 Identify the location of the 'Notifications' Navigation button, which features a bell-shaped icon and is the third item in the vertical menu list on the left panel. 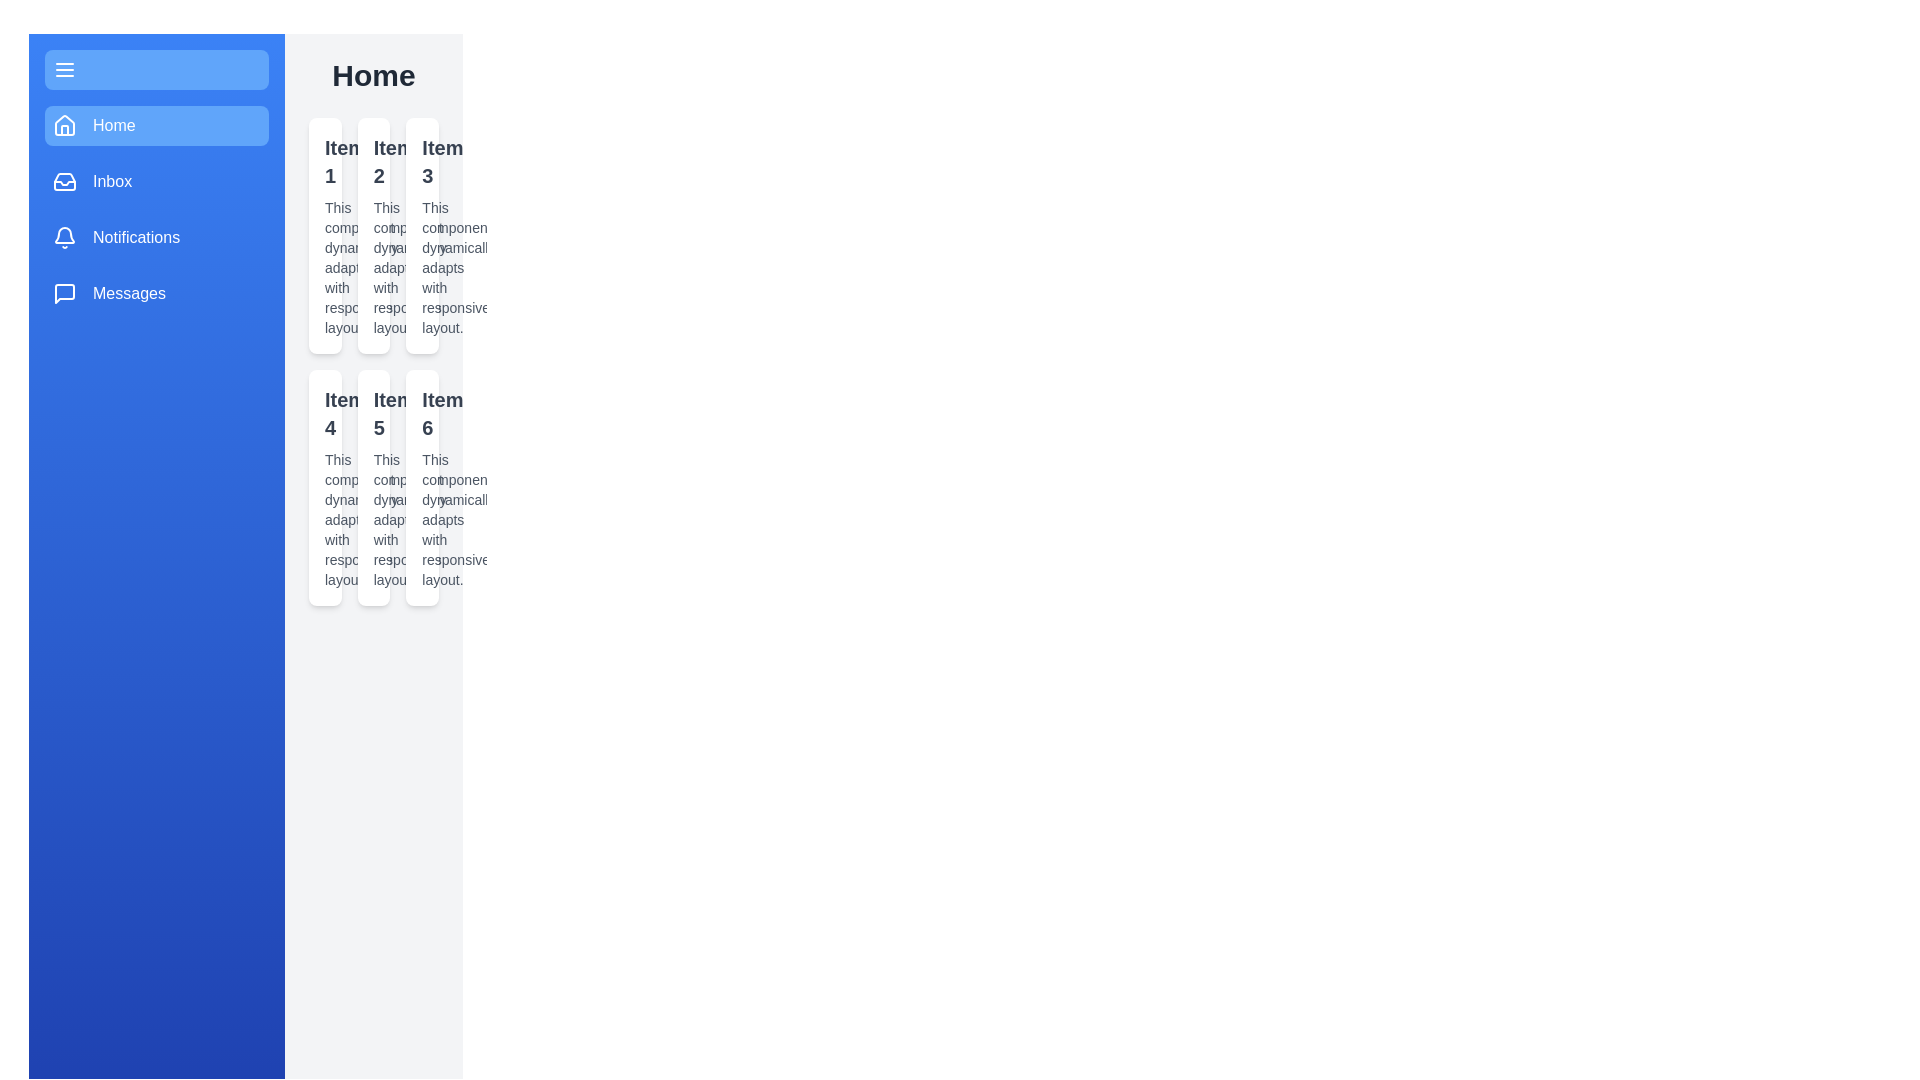
(156, 237).